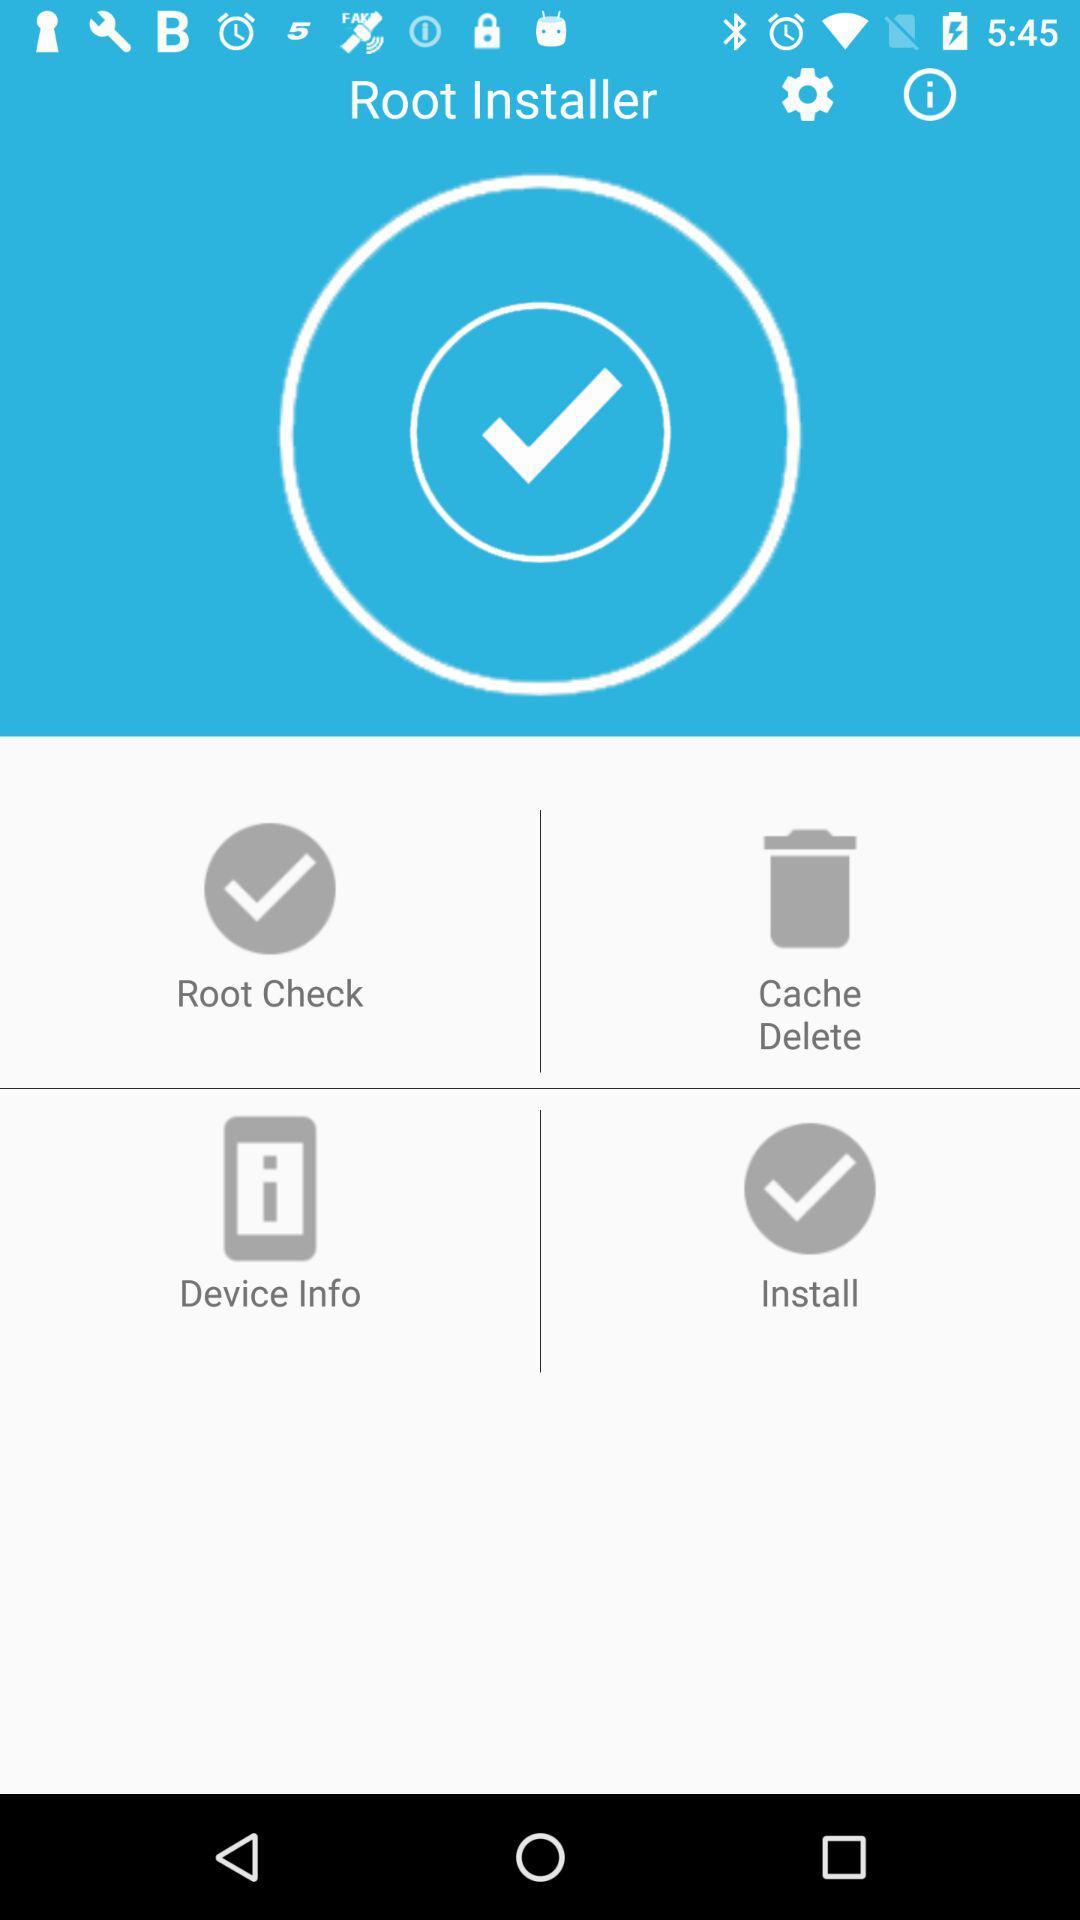  What do you see at coordinates (929, 93) in the screenshot?
I see `the info icon` at bounding box center [929, 93].